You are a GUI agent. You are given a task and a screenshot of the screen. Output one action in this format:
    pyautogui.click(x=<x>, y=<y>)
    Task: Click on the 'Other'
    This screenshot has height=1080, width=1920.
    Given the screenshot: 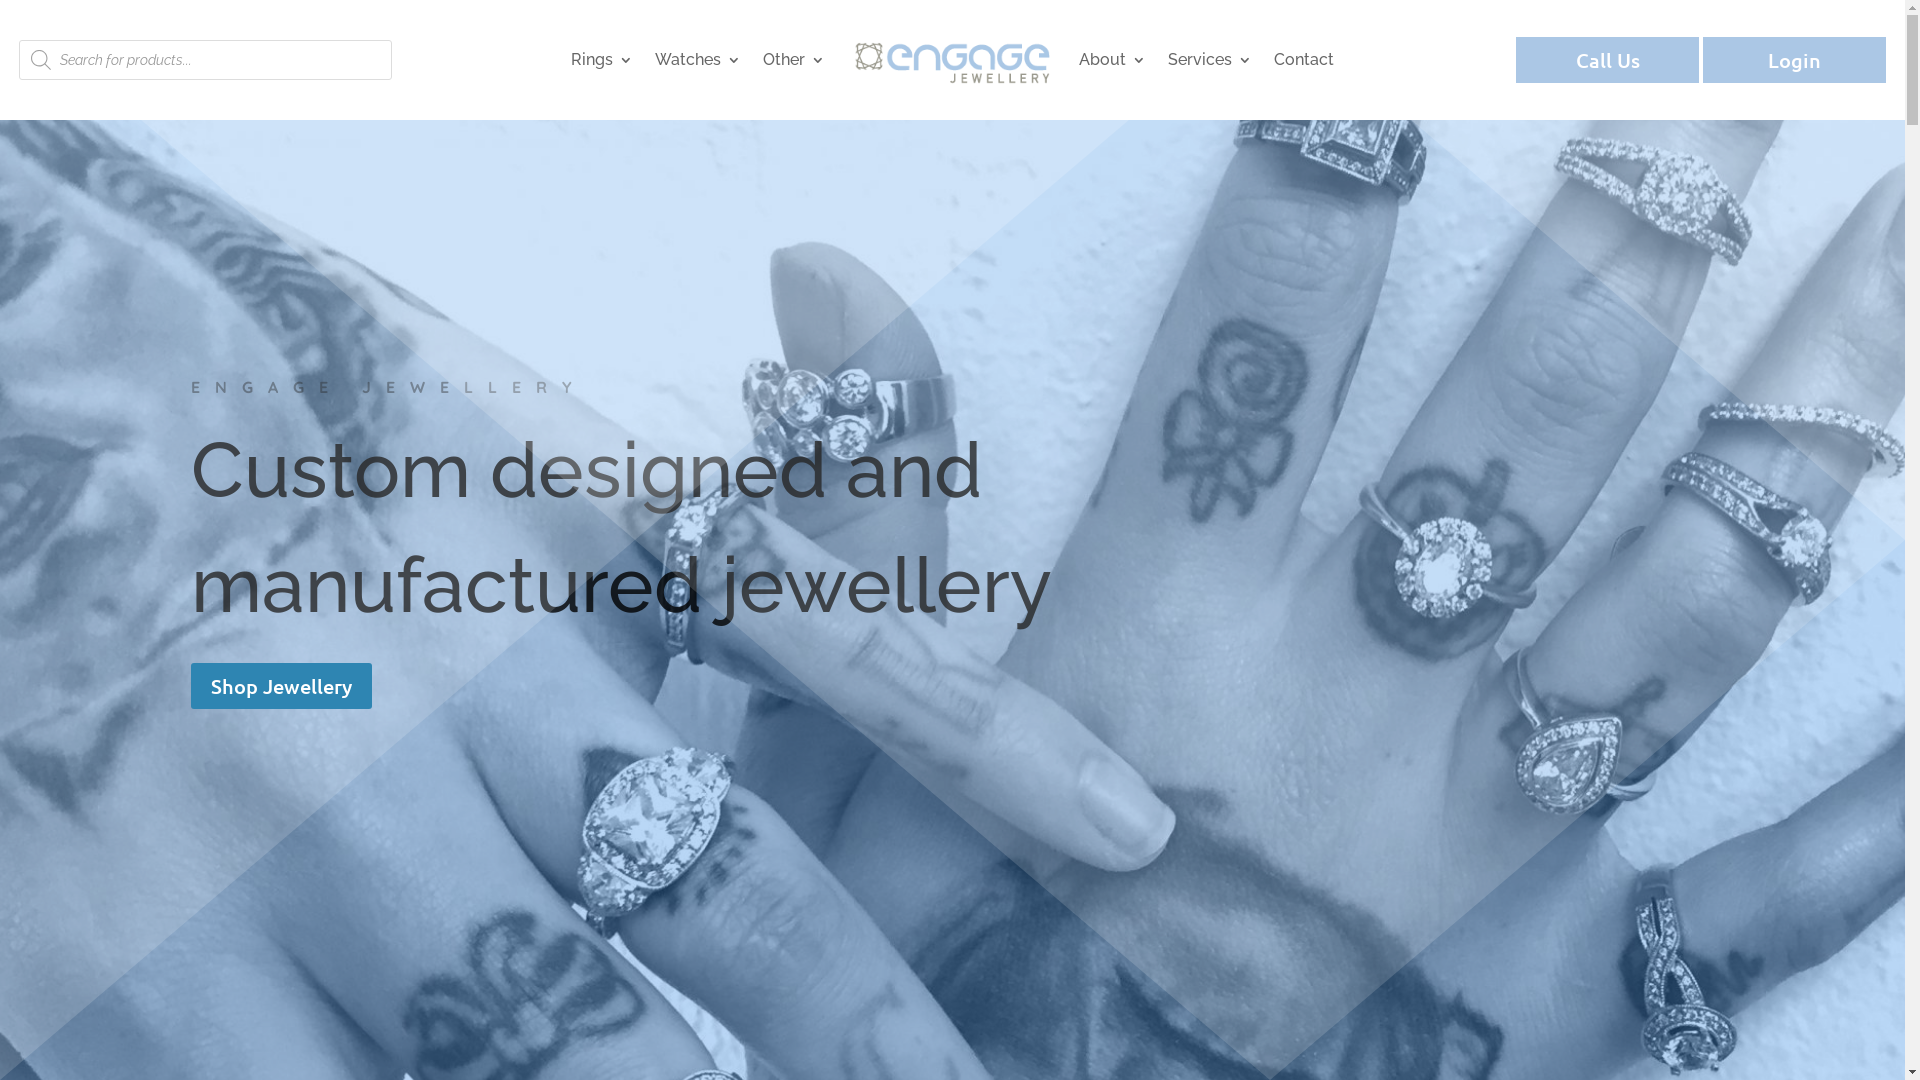 What is the action you would take?
    pyautogui.click(x=792, y=59)
    